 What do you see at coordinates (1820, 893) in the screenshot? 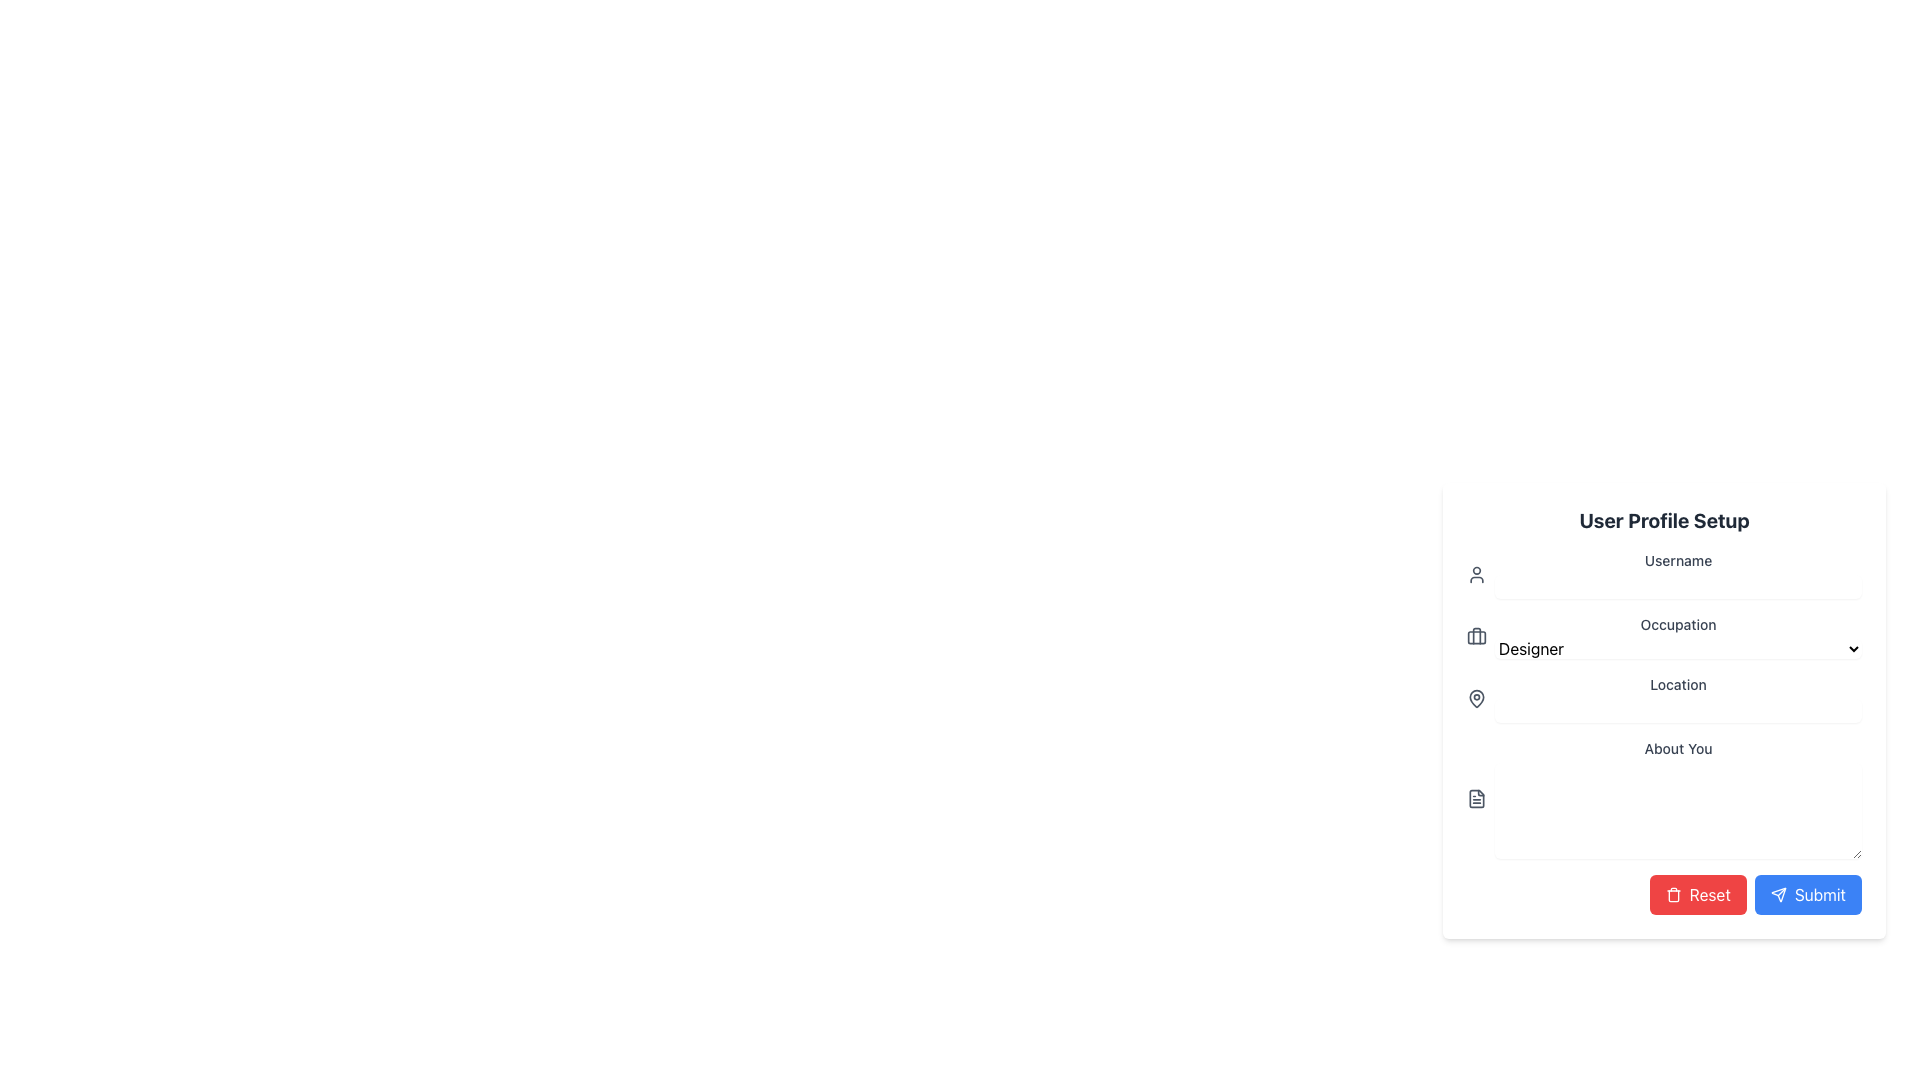
I see `text from the 'Submit' label, which is styled with a white font on a blue background and is located within the button labeled 'Submit'` at bounding box center [1820, 893].